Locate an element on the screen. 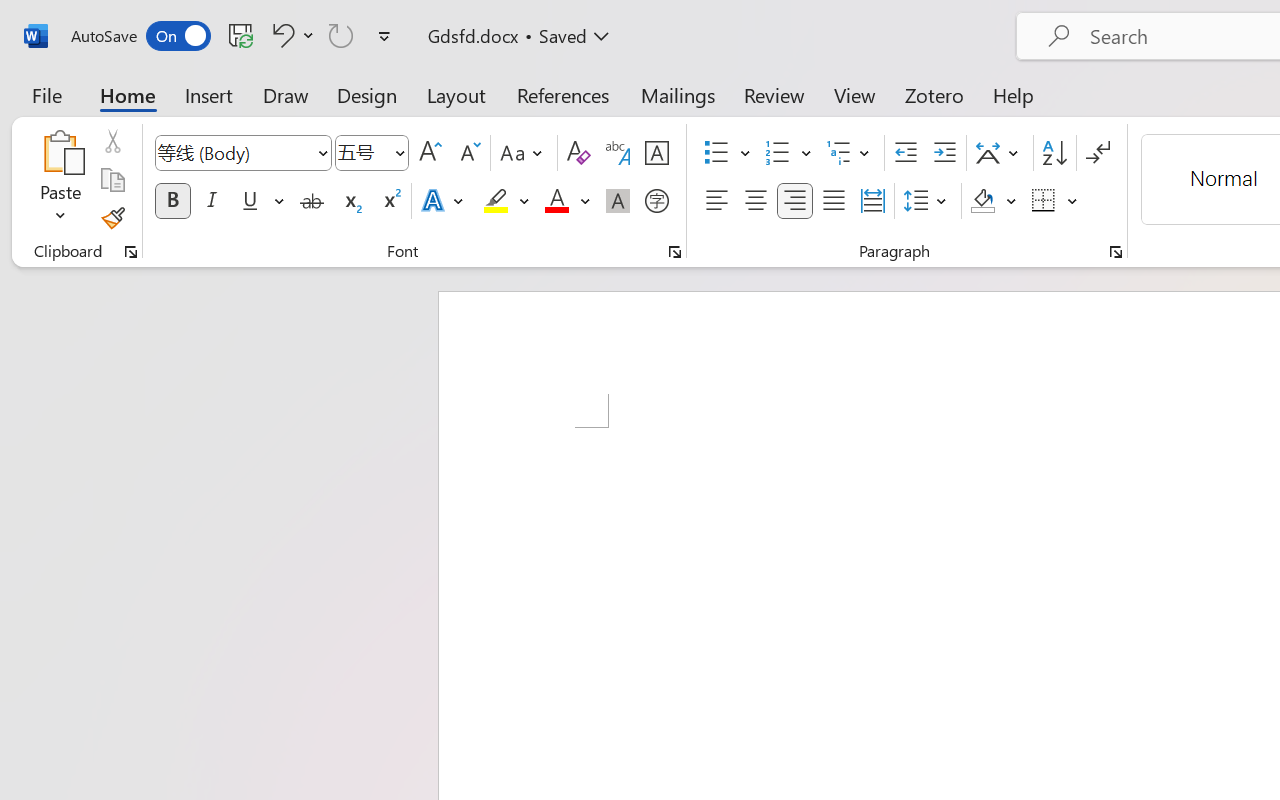  'Align Right' is located at coordinates (793, 201).